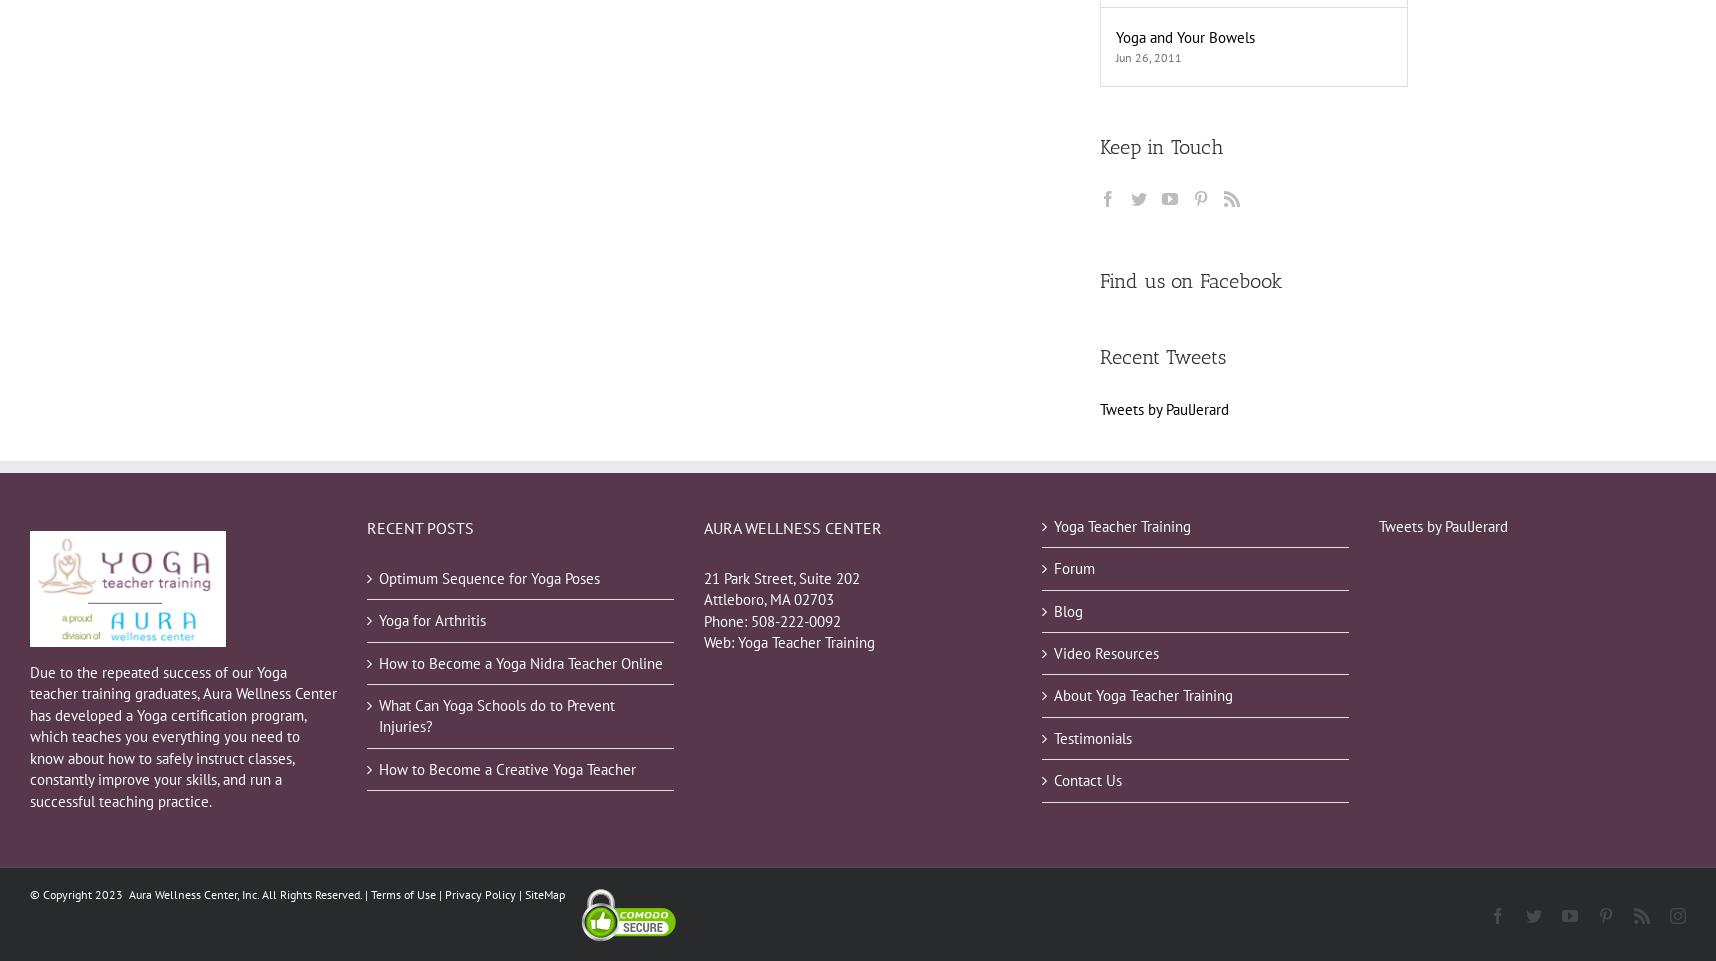 Image resolution: width=1716 pixels, height=961 pixels. Describe the element at coordinates (1161, 144) in the screenshot. I see `'Keep in Touch'` at that location.